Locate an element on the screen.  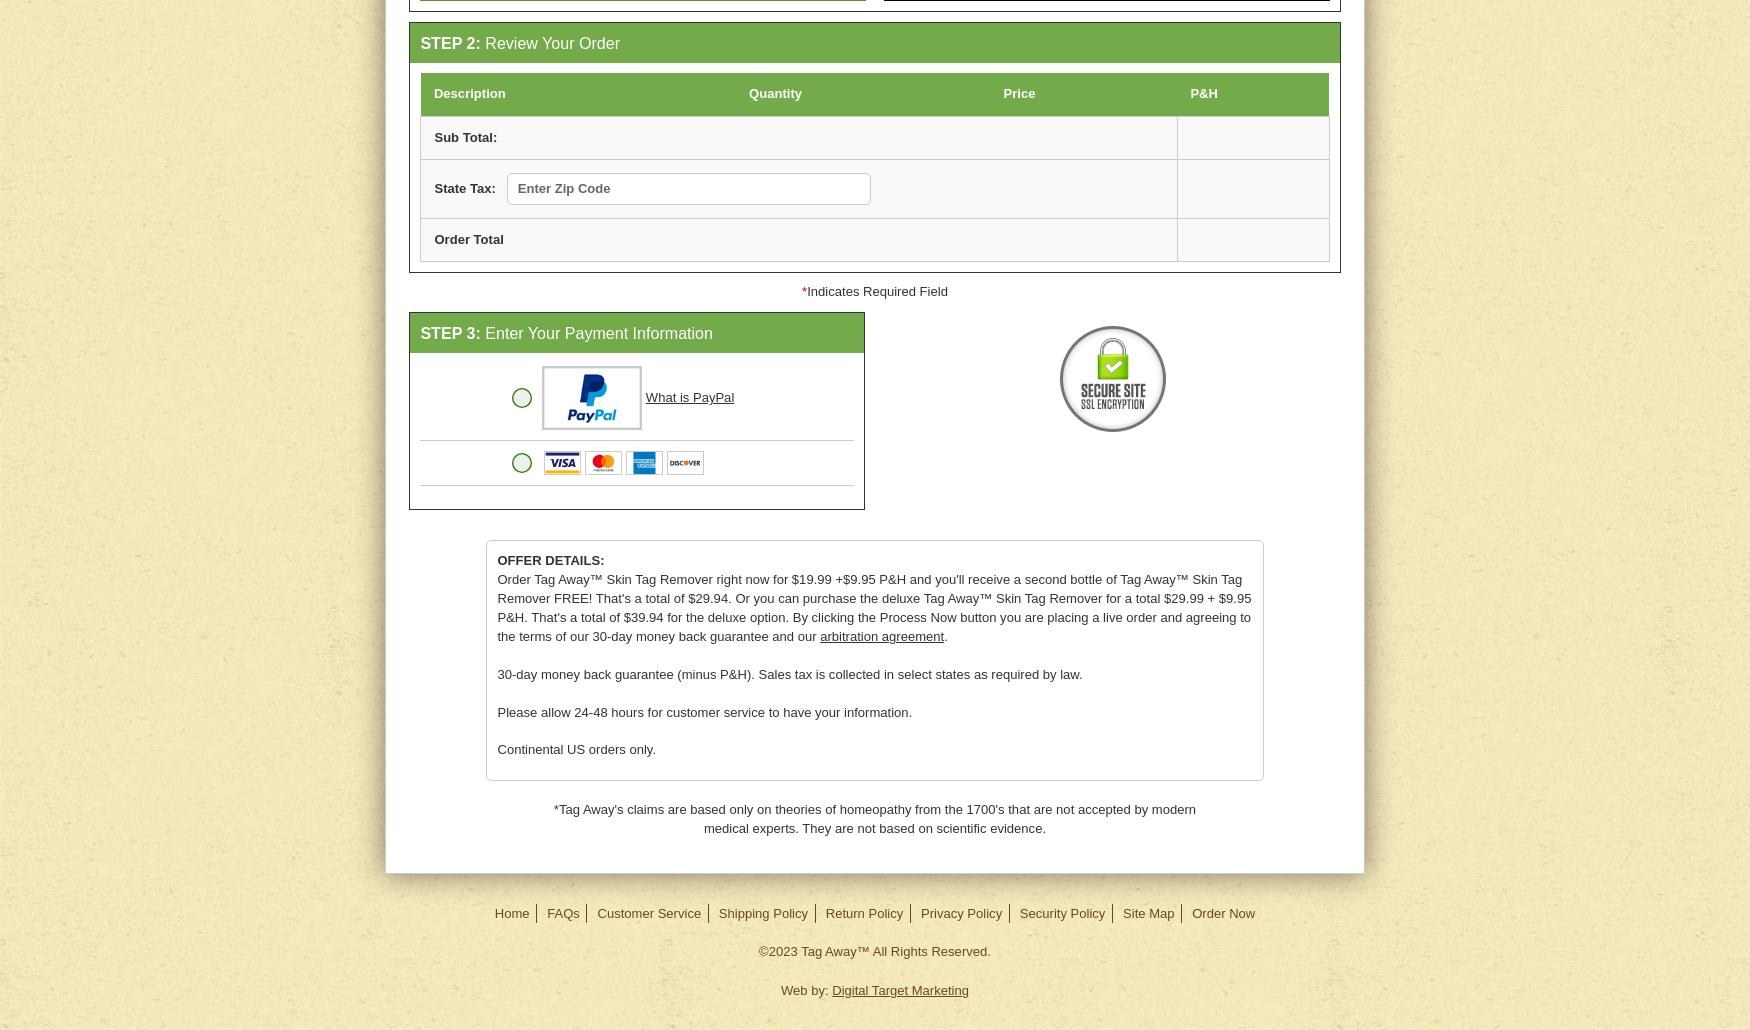
'Sub Total:' is located at coordinates (433, 135).